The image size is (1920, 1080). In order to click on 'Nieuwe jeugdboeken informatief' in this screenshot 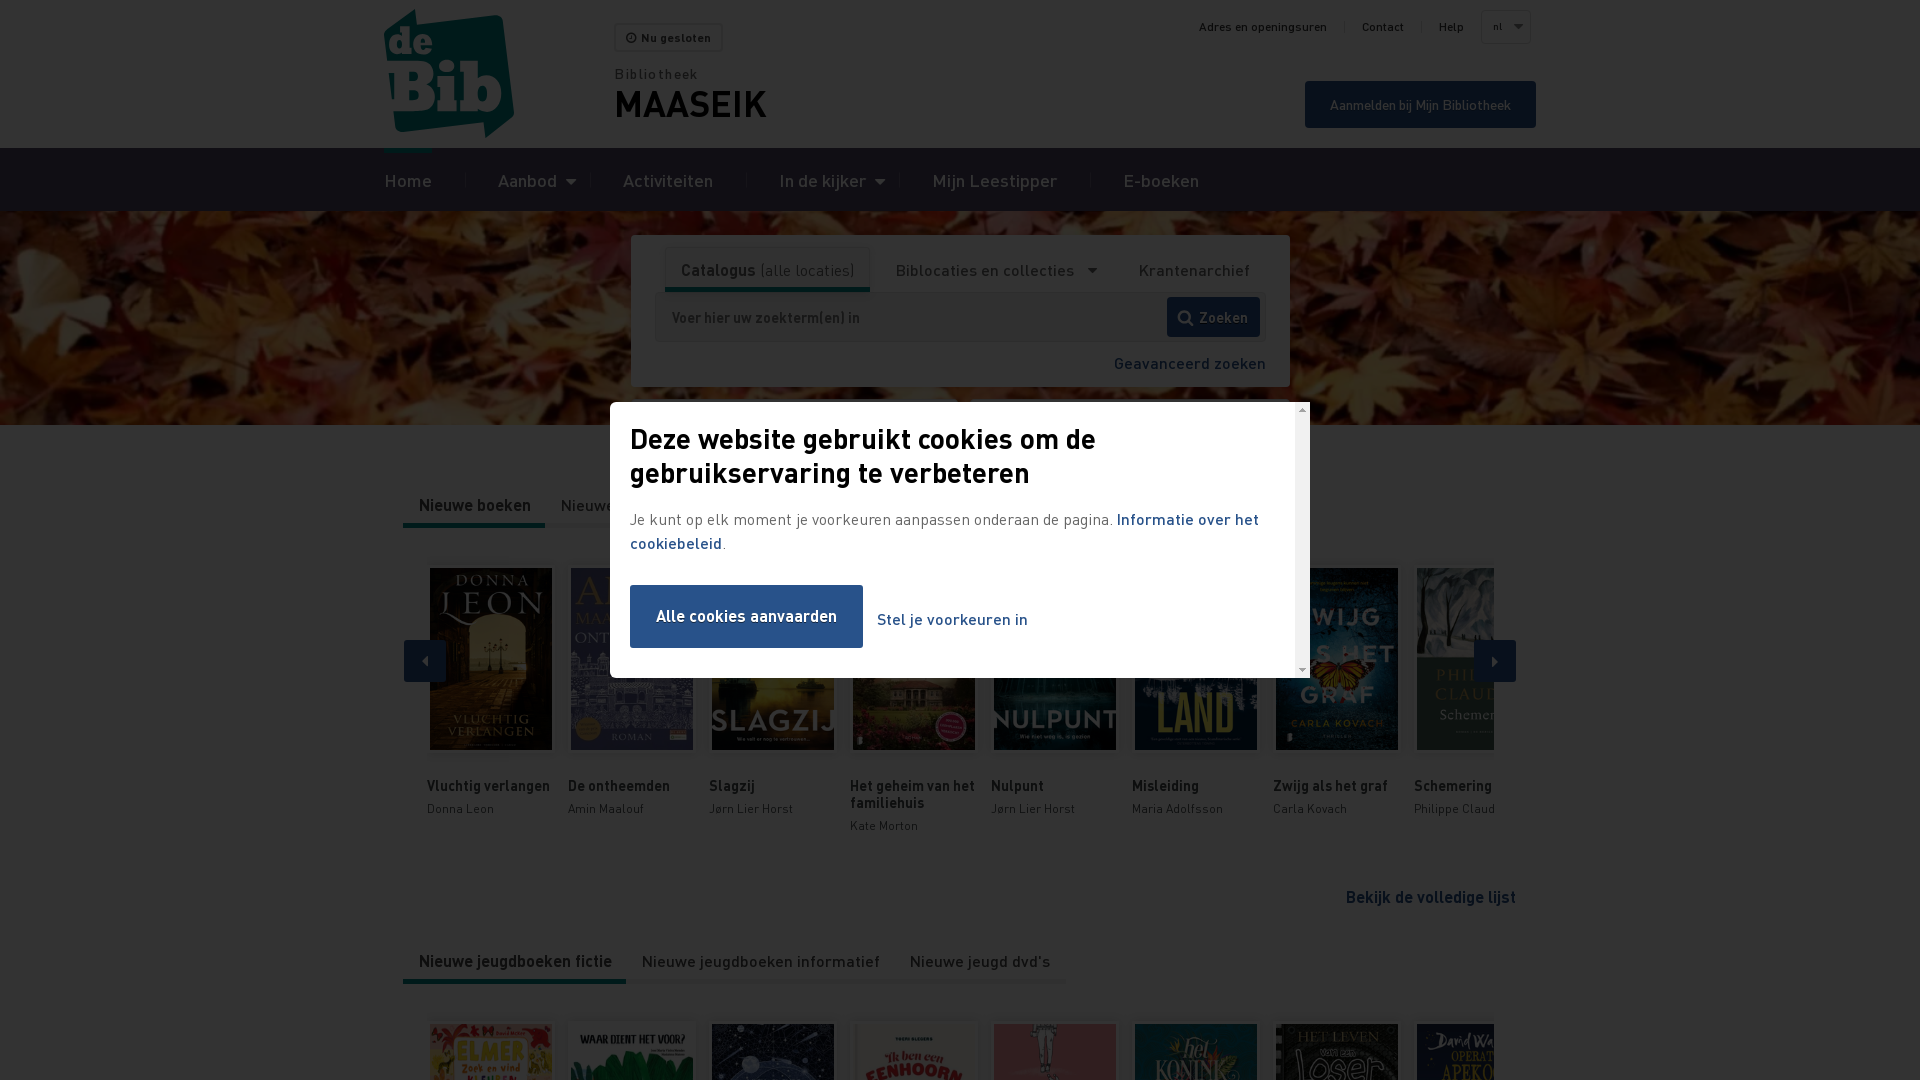, I will do `click(760, 959)`.